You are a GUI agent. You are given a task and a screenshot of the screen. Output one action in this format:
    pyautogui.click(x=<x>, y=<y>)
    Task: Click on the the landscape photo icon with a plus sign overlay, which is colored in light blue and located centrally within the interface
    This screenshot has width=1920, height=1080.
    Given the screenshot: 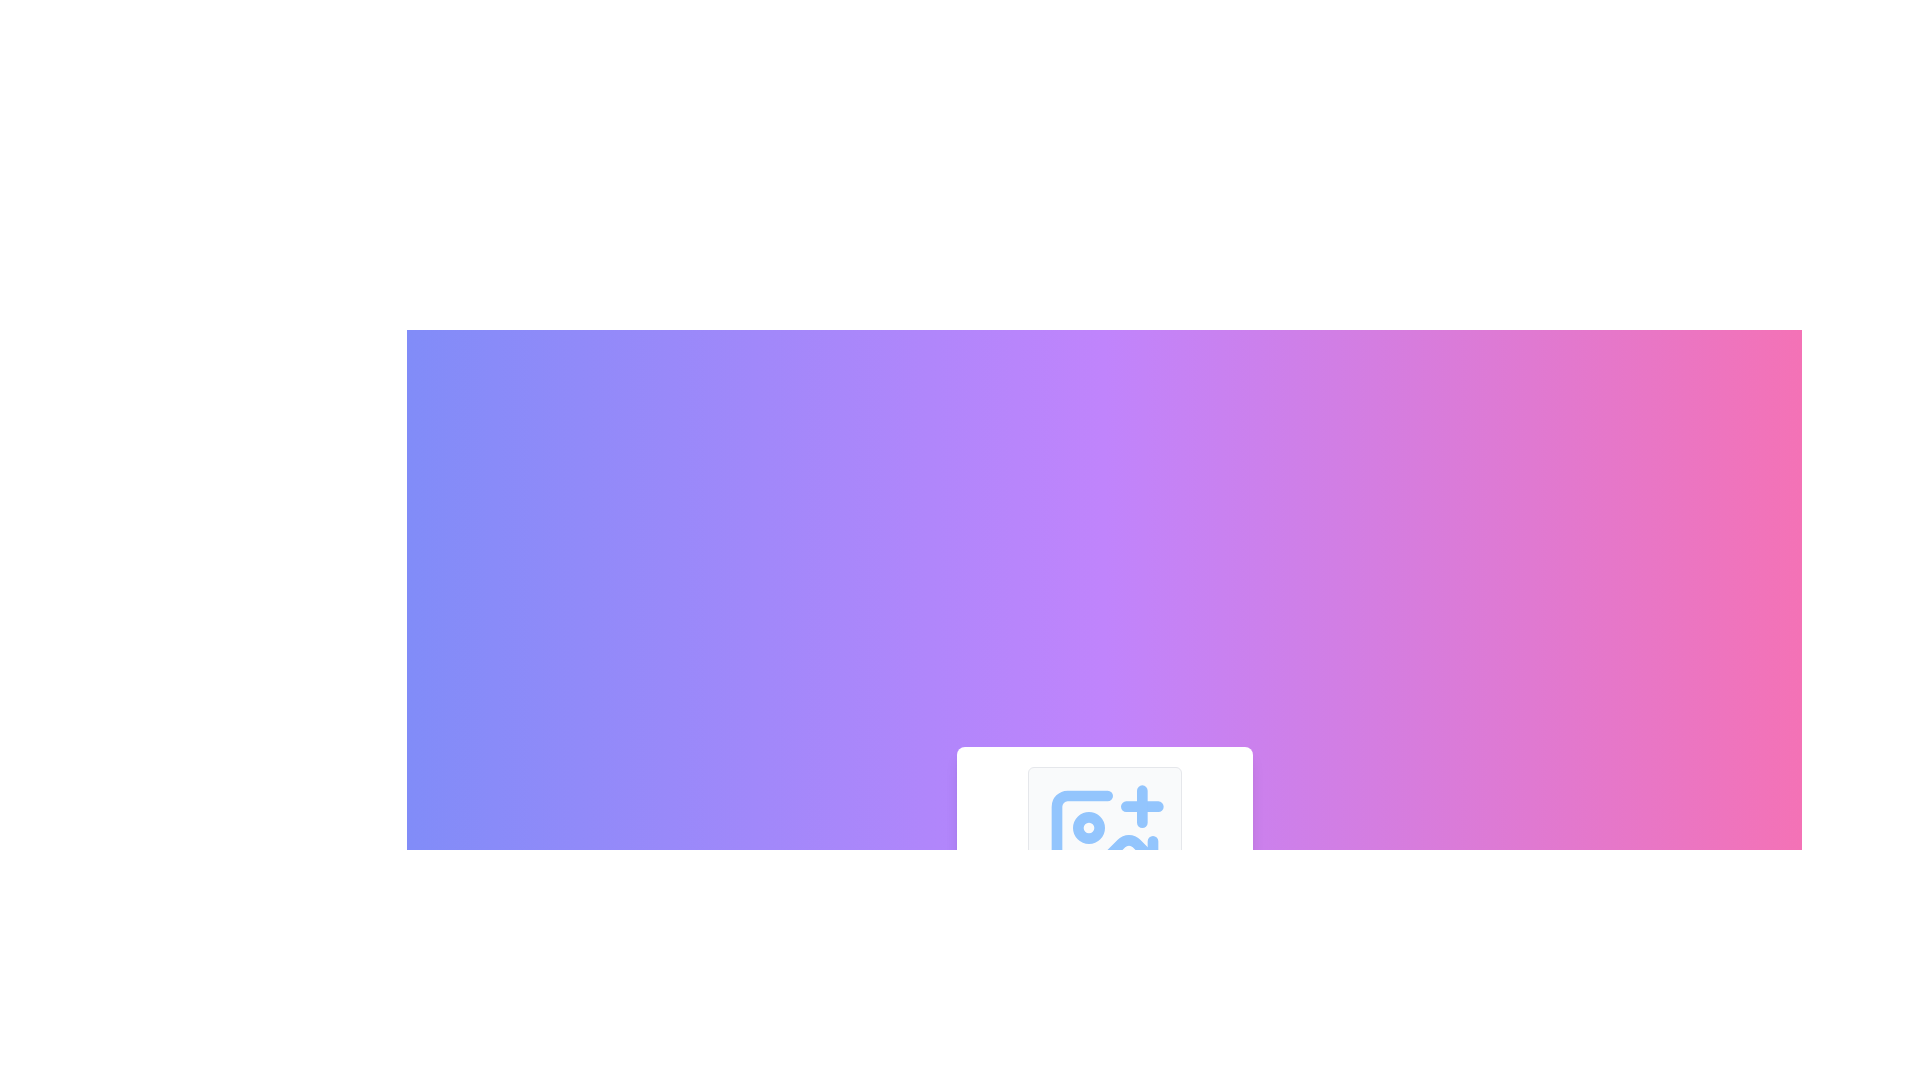 What is the action you would take?
    pyautogui.click(x=1103, y=844)
    